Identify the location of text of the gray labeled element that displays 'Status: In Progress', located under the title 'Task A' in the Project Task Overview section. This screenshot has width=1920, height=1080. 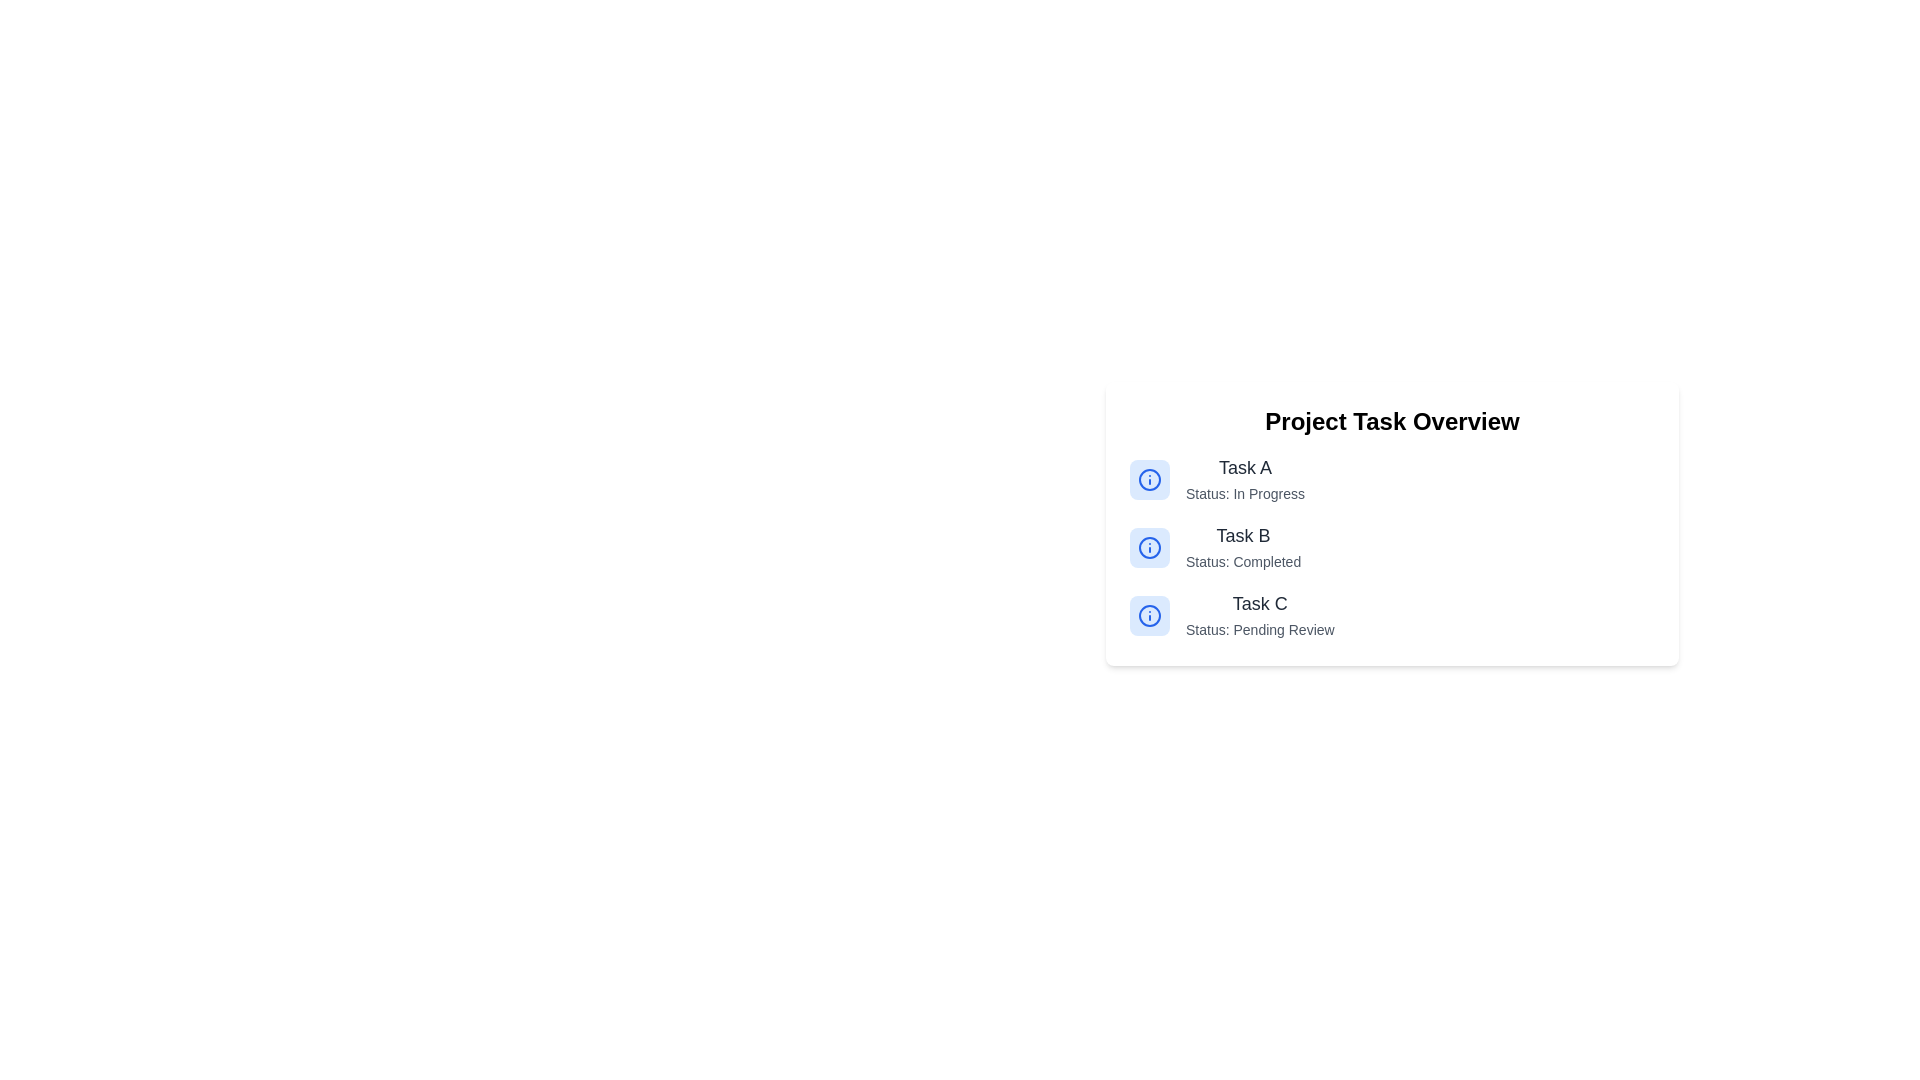
(1244, 493).